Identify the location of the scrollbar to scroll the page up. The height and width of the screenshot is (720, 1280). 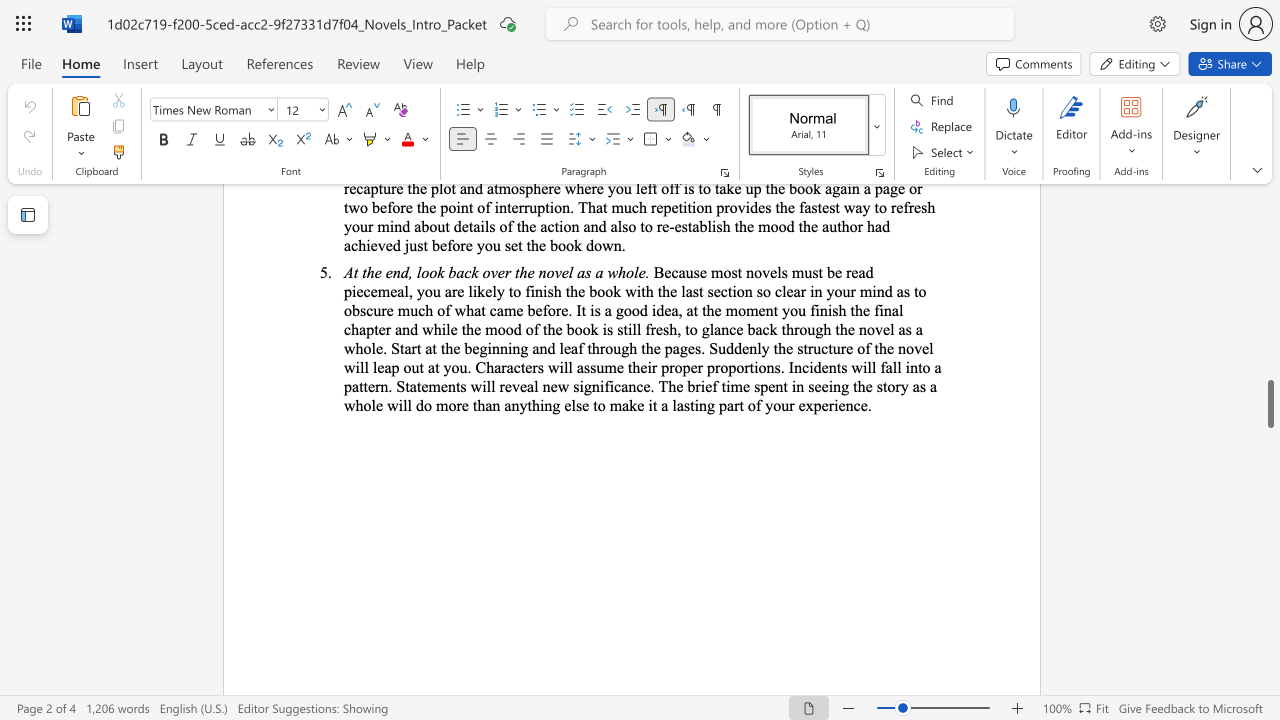
(1269, 408).